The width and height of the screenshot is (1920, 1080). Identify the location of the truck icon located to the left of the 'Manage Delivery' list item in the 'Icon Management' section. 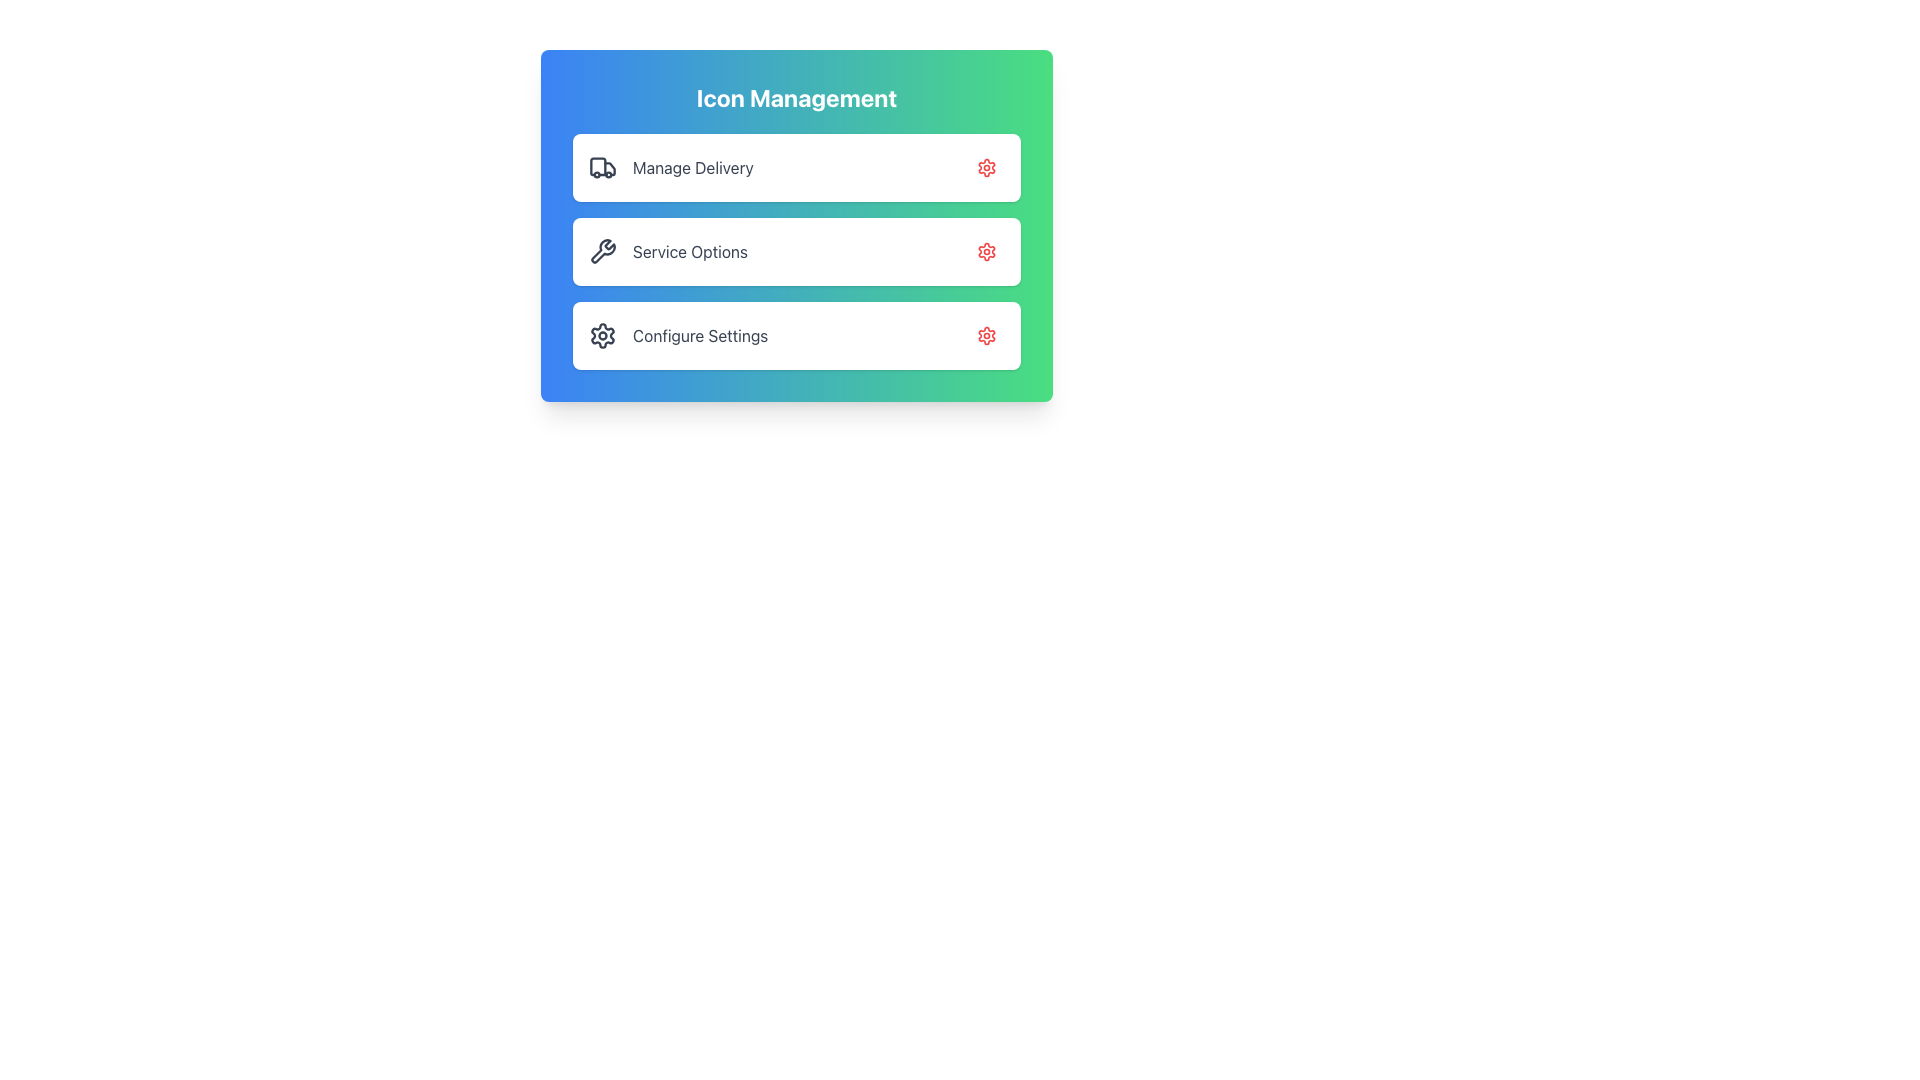
(602, 167).